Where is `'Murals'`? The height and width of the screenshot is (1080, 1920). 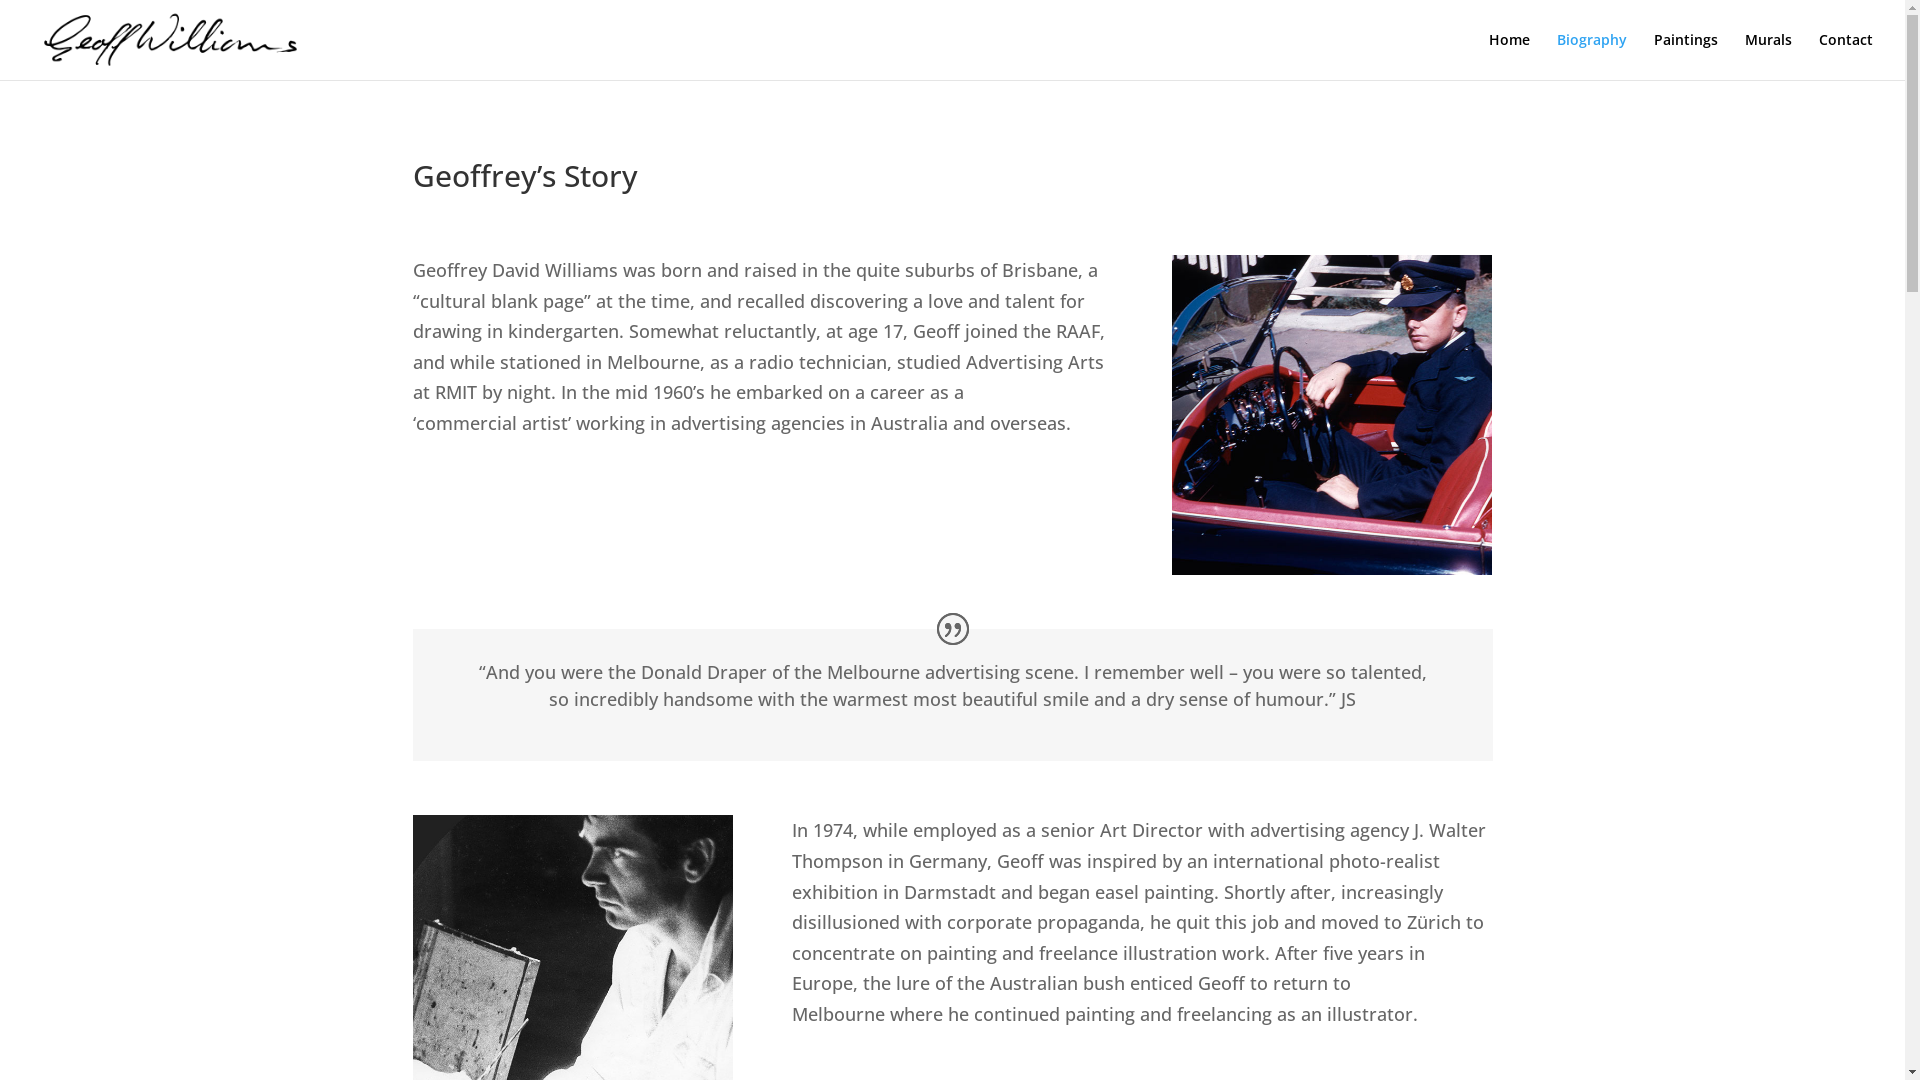
'Murals' is located at coordinates (1744, 55).